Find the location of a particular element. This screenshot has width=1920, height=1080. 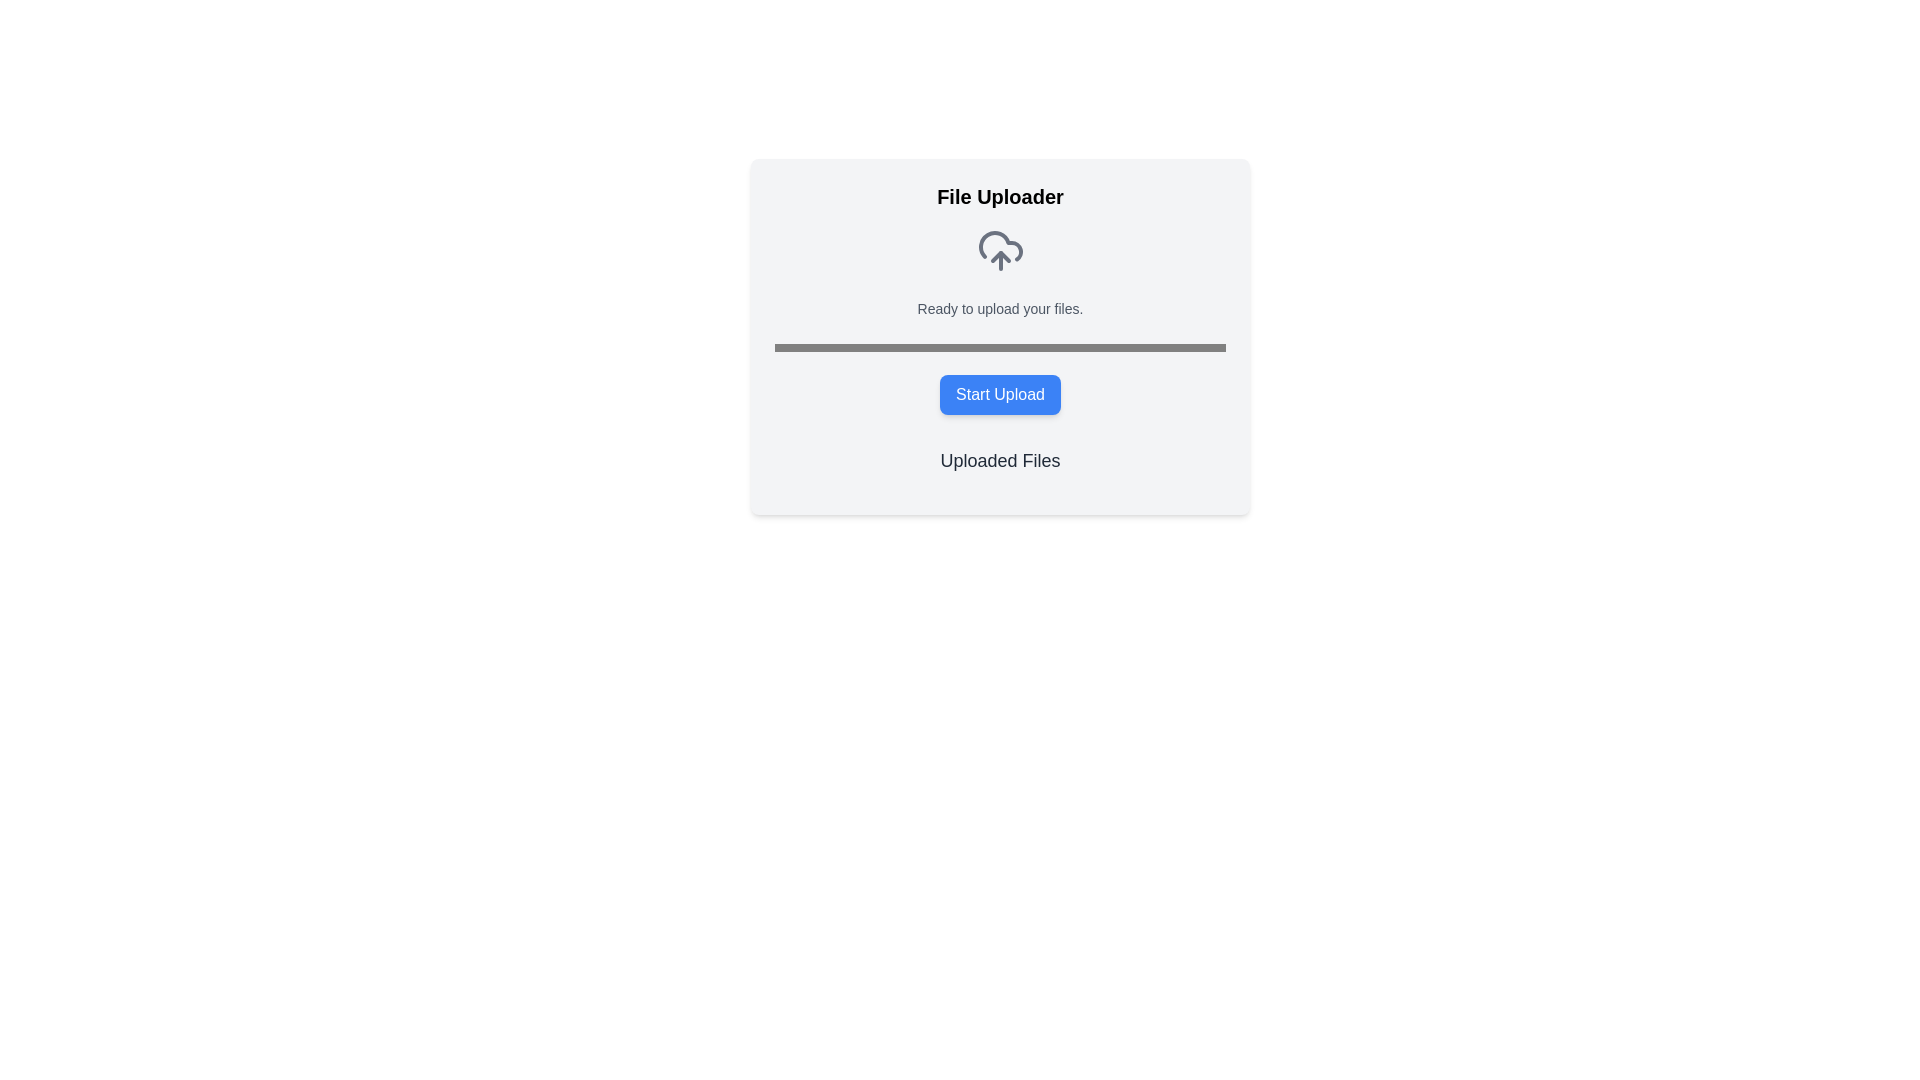

the cloud-shaped icon with an upward arrow, located below the 'File Uploader' heading, to understand its purpose is located at coordinates (1000, 249).